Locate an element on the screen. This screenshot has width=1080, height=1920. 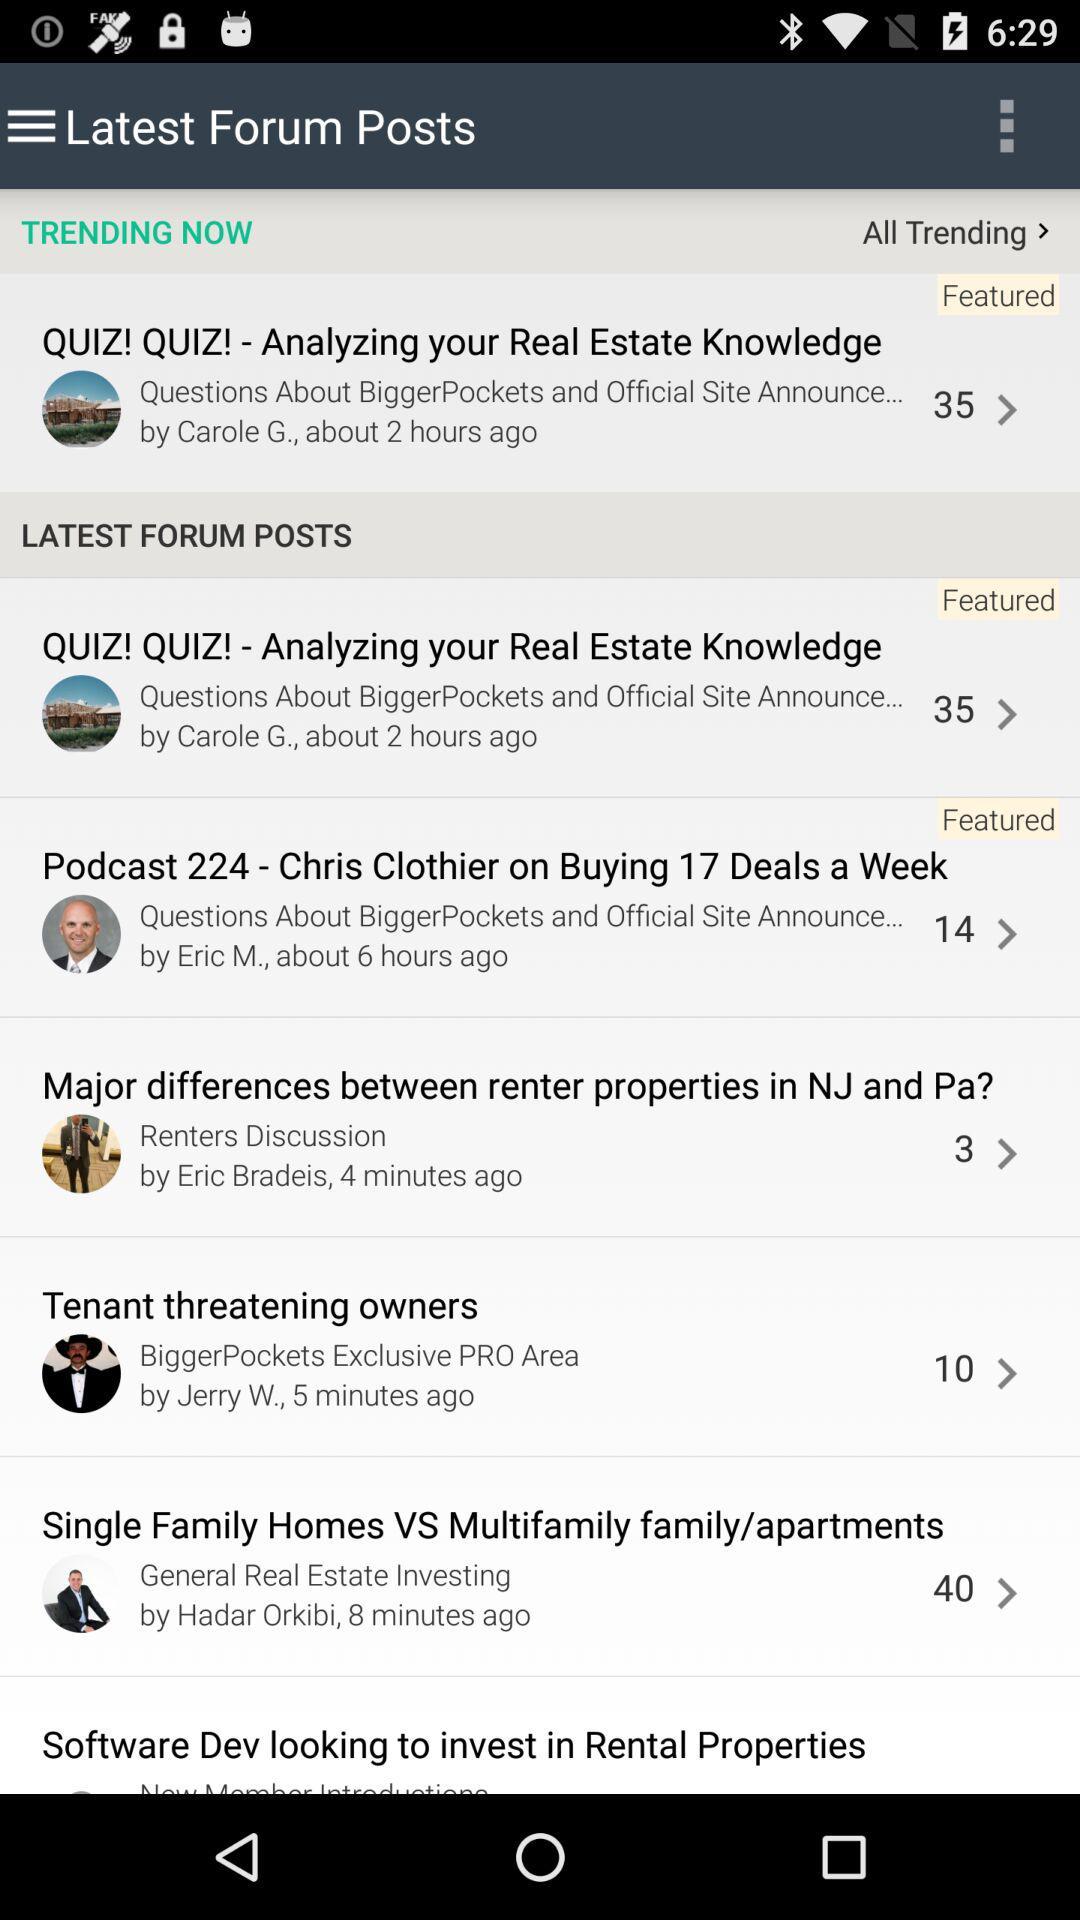
the app next to the 10 is located at coordinates (530, 1392).